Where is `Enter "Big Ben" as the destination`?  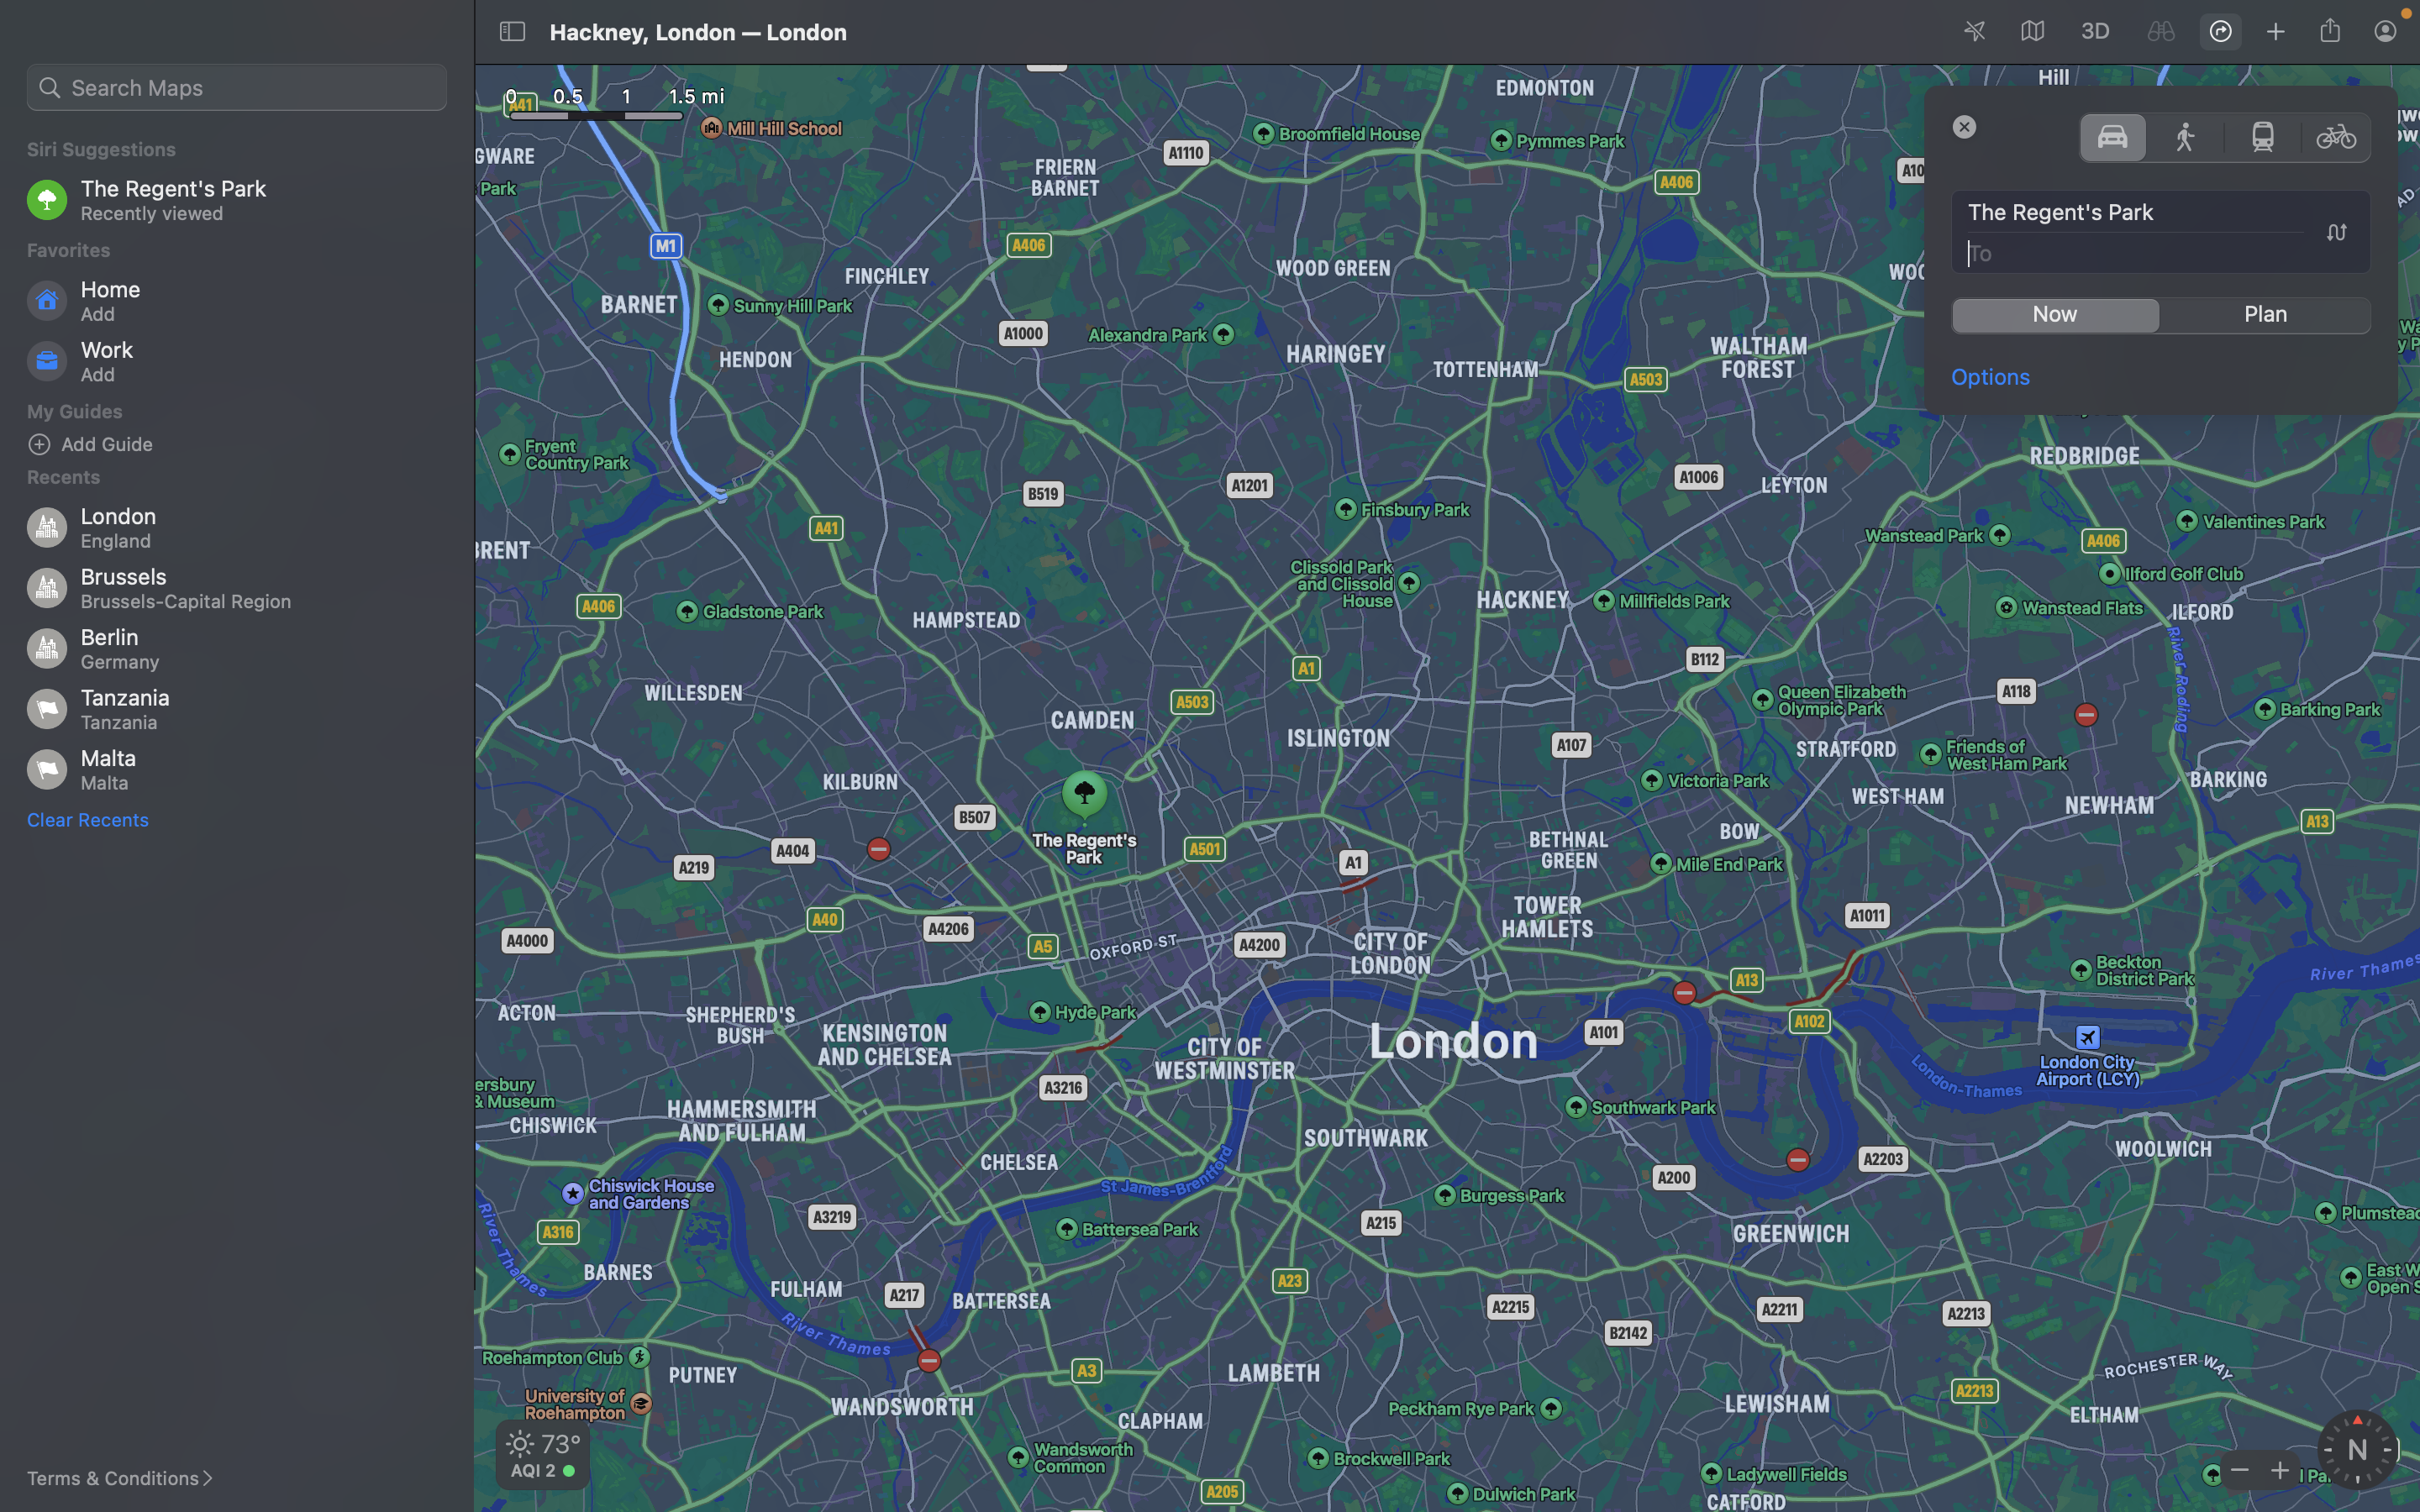
Enter "Big Ben" as the destination is located at coordinates (2162, 251).